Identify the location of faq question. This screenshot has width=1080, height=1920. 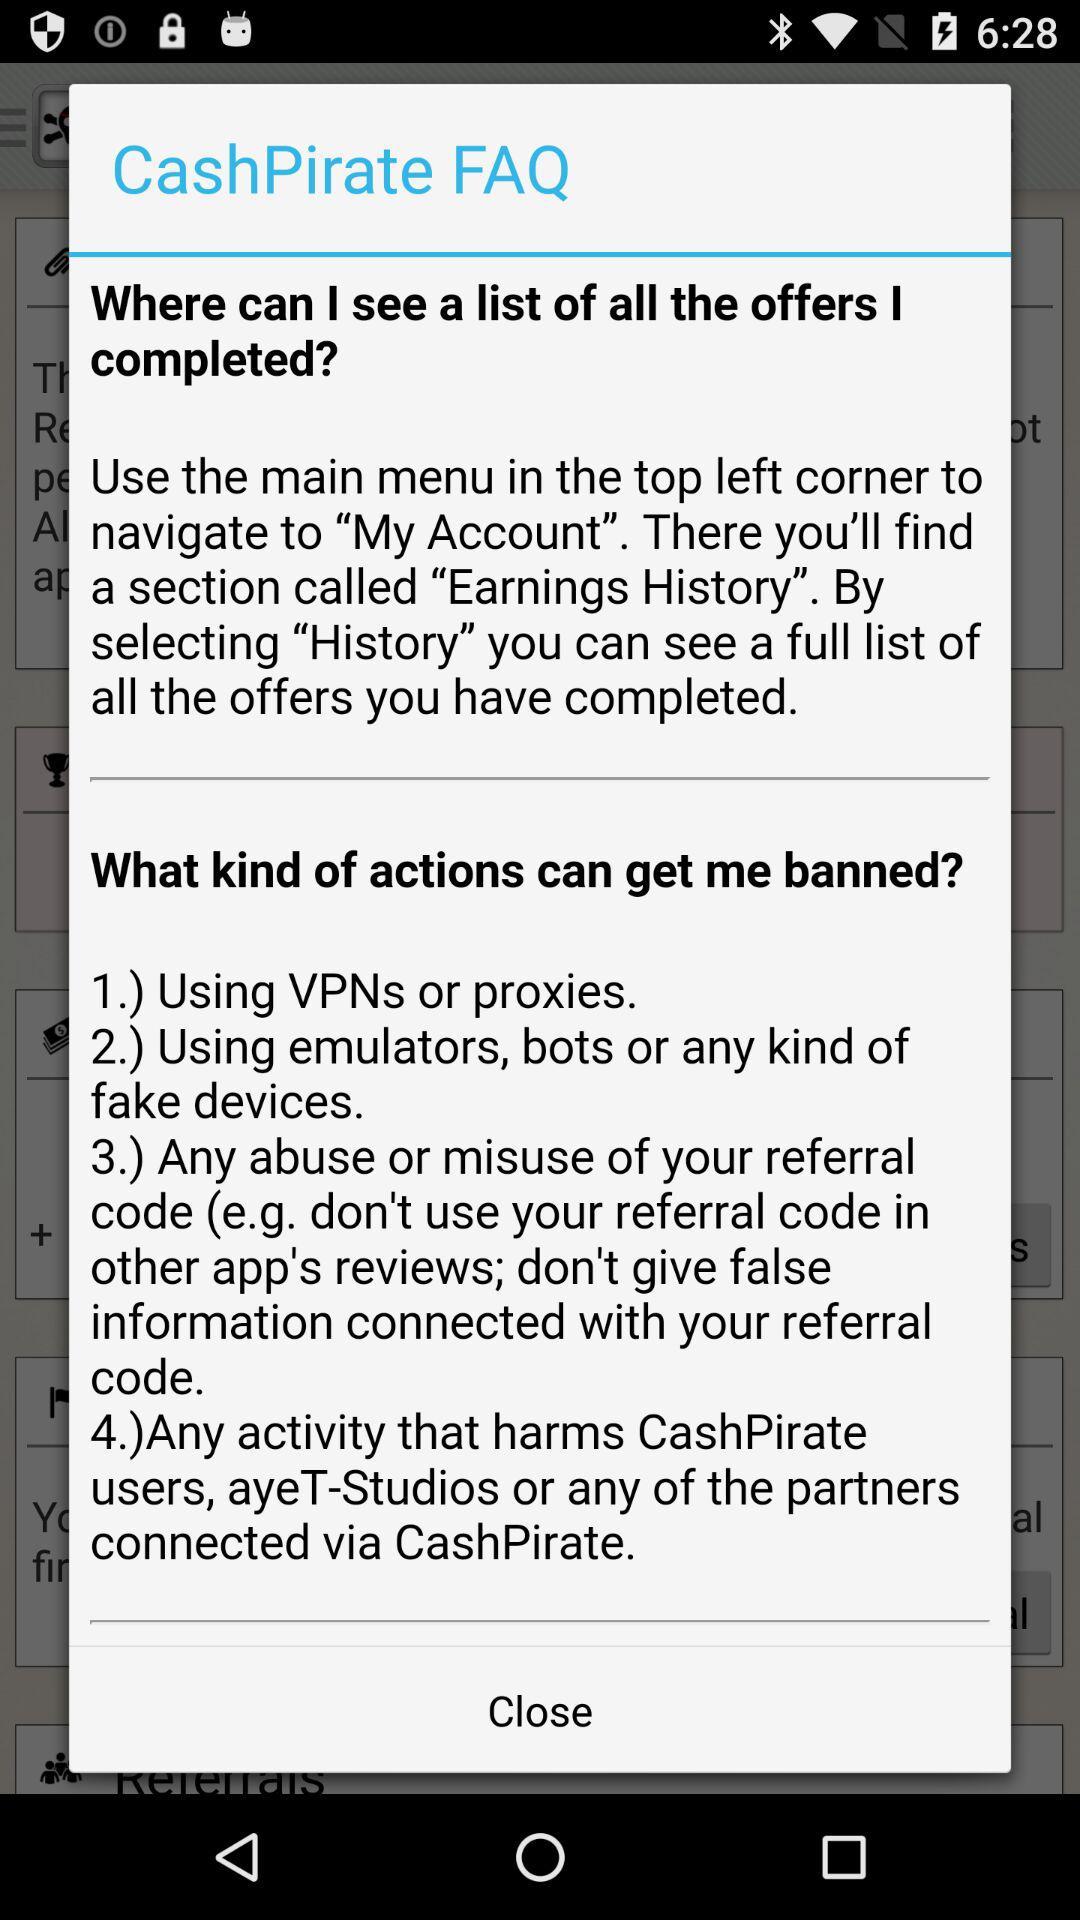
(540, 950).